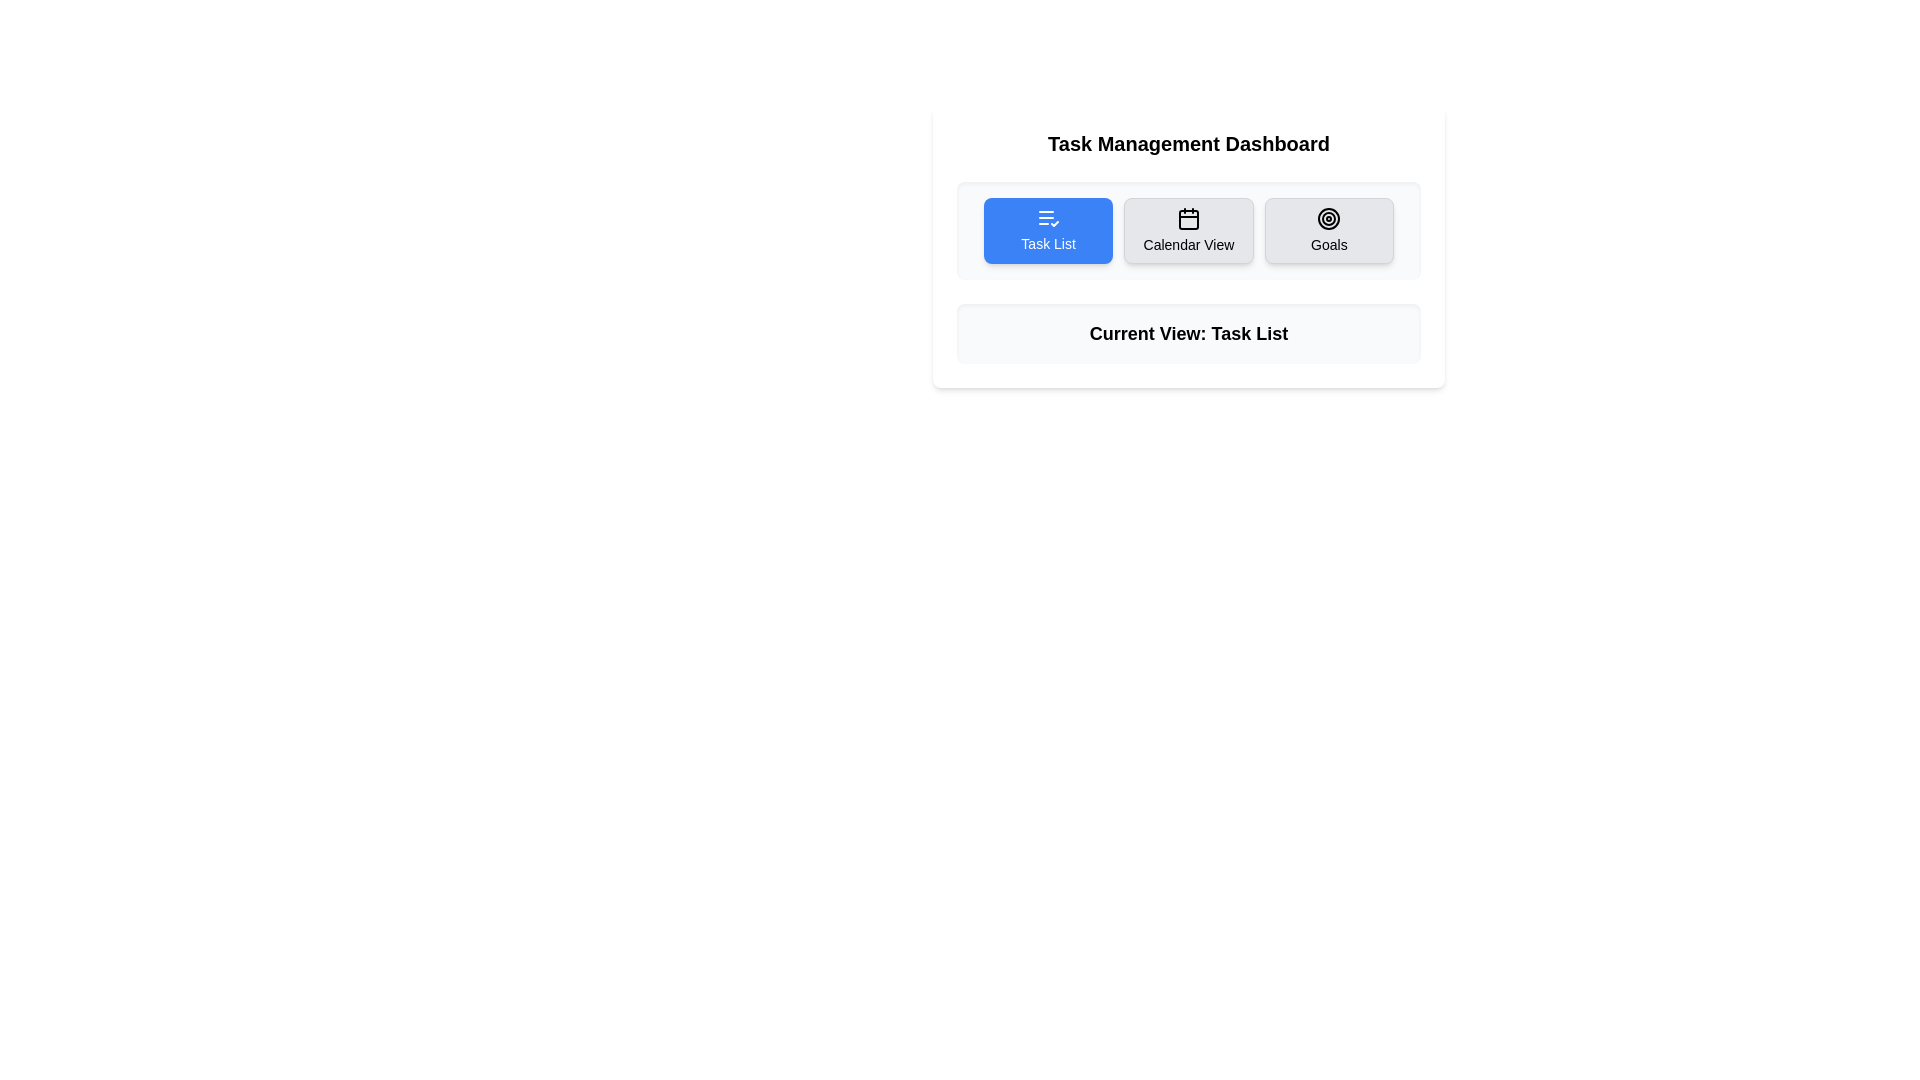  Describe the element at coordinates (1189, 219) in the screenshot. I see `the calendar icon located within the 'Calendar View' button` at that location.